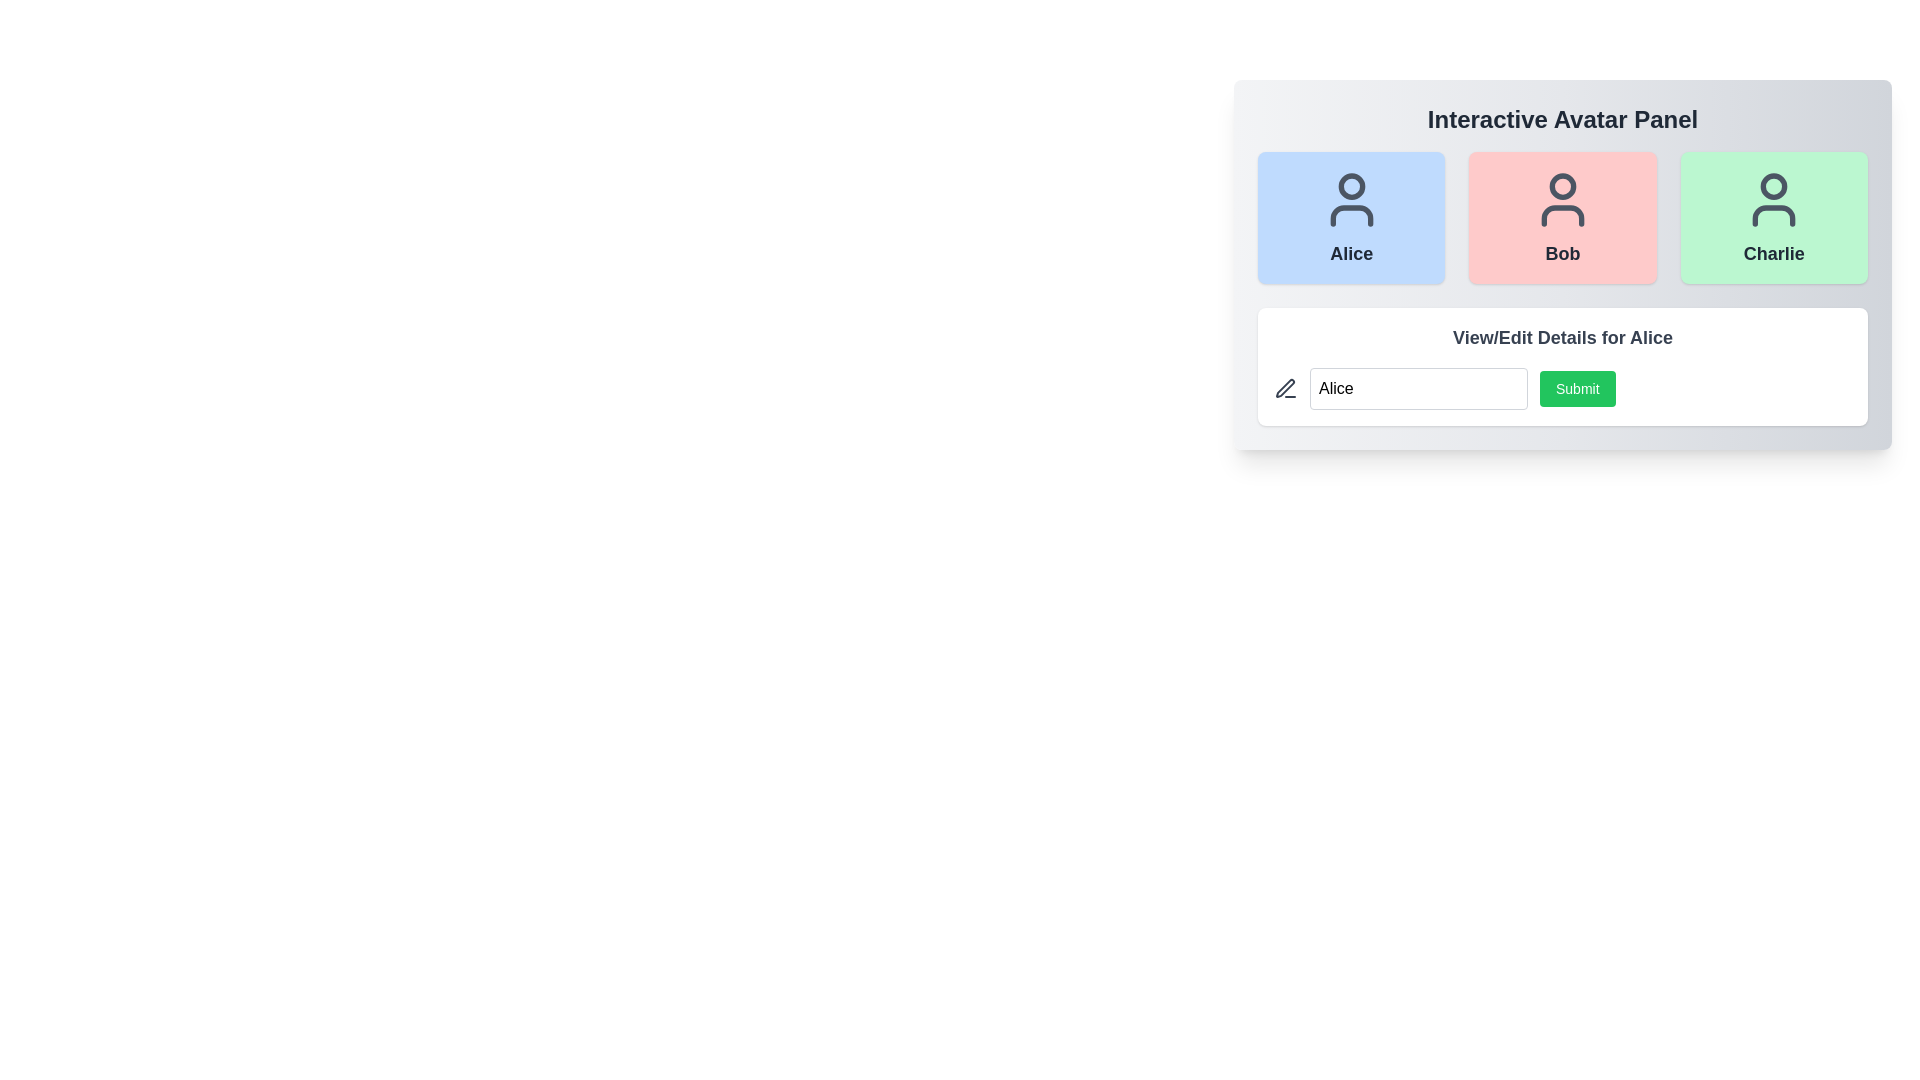 This screenshot has width=1920, height=1080. Describe the element at coordinates (1774, 200) in the screenshot. I see `the gray user icon outlined against a green background, located at the center of the green card labeled 'Charlie' in the top-right corner of the 'Interactive Avatar Panel'` at that location.